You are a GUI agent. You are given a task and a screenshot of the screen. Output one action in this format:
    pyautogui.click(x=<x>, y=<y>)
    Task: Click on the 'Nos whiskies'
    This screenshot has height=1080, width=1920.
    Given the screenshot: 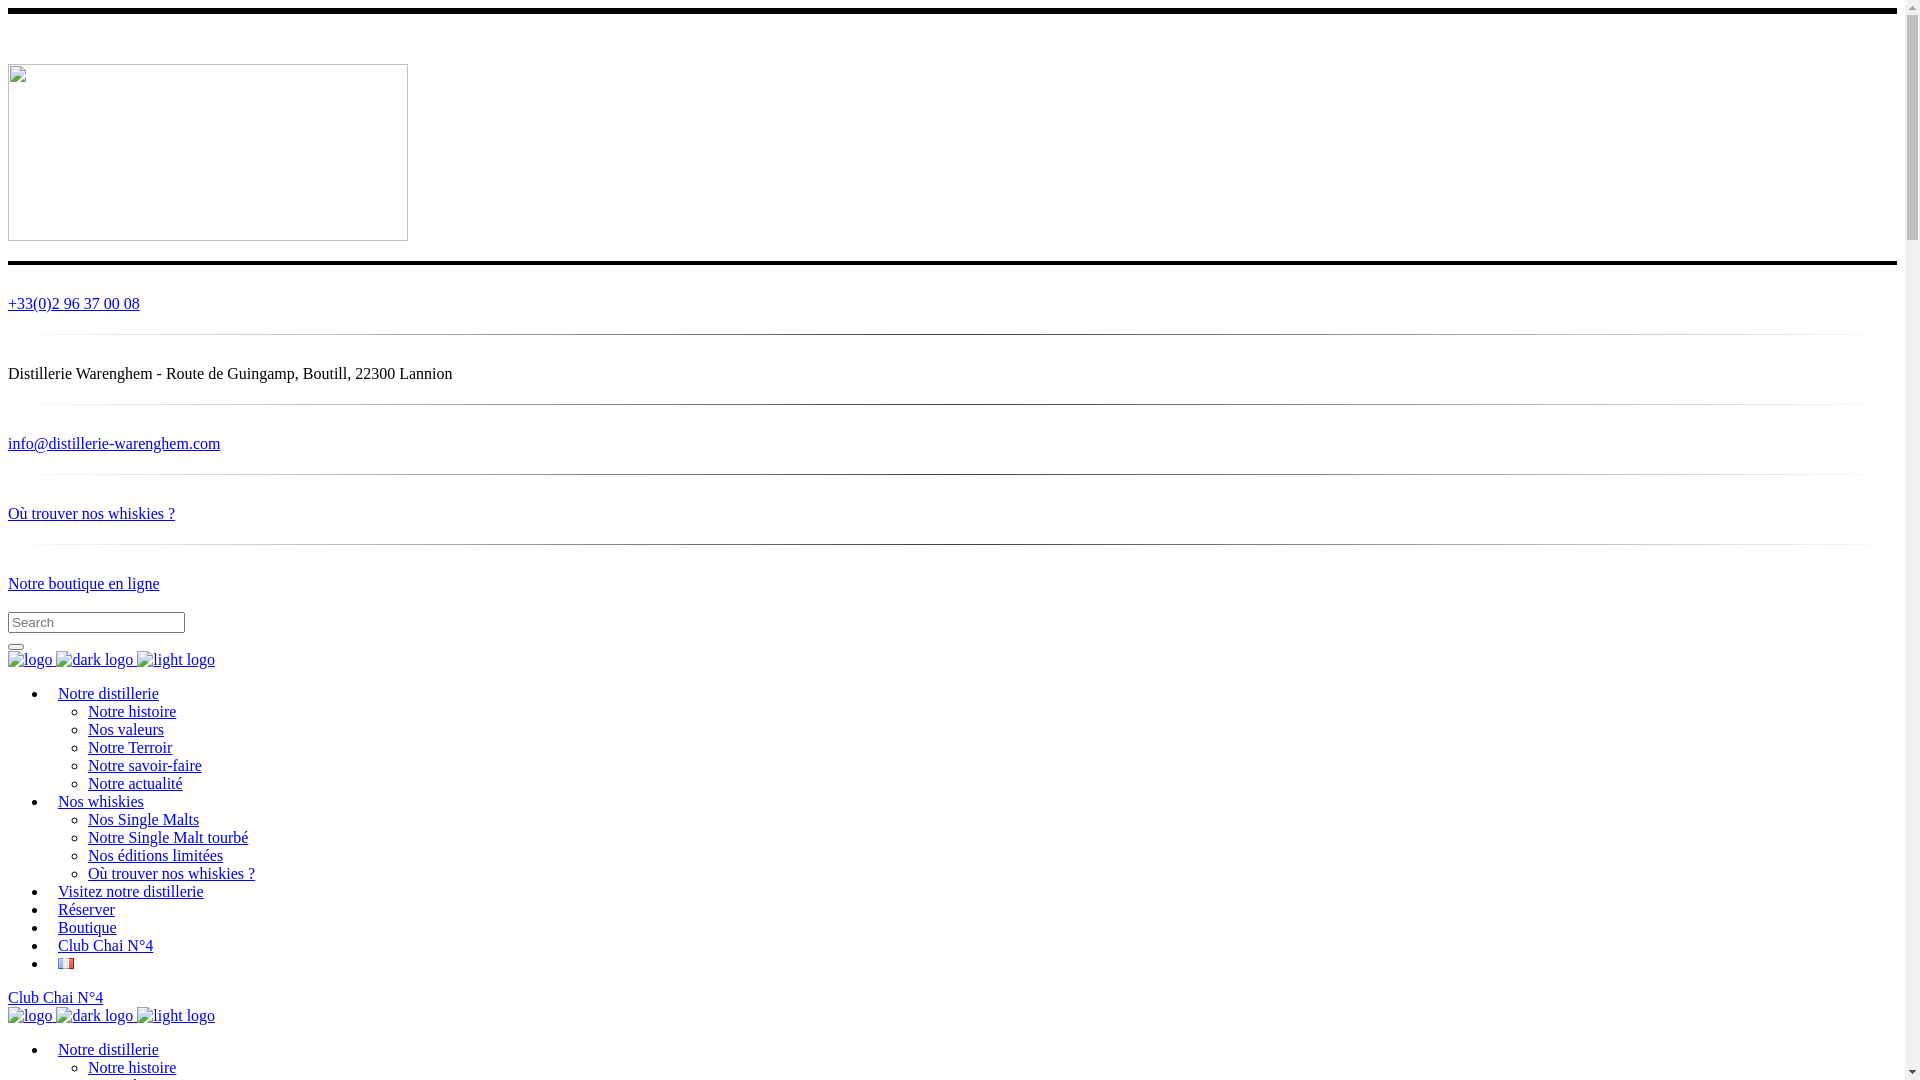 What is the action you would take?
    pyautogui.click(x=99, y=800)
    